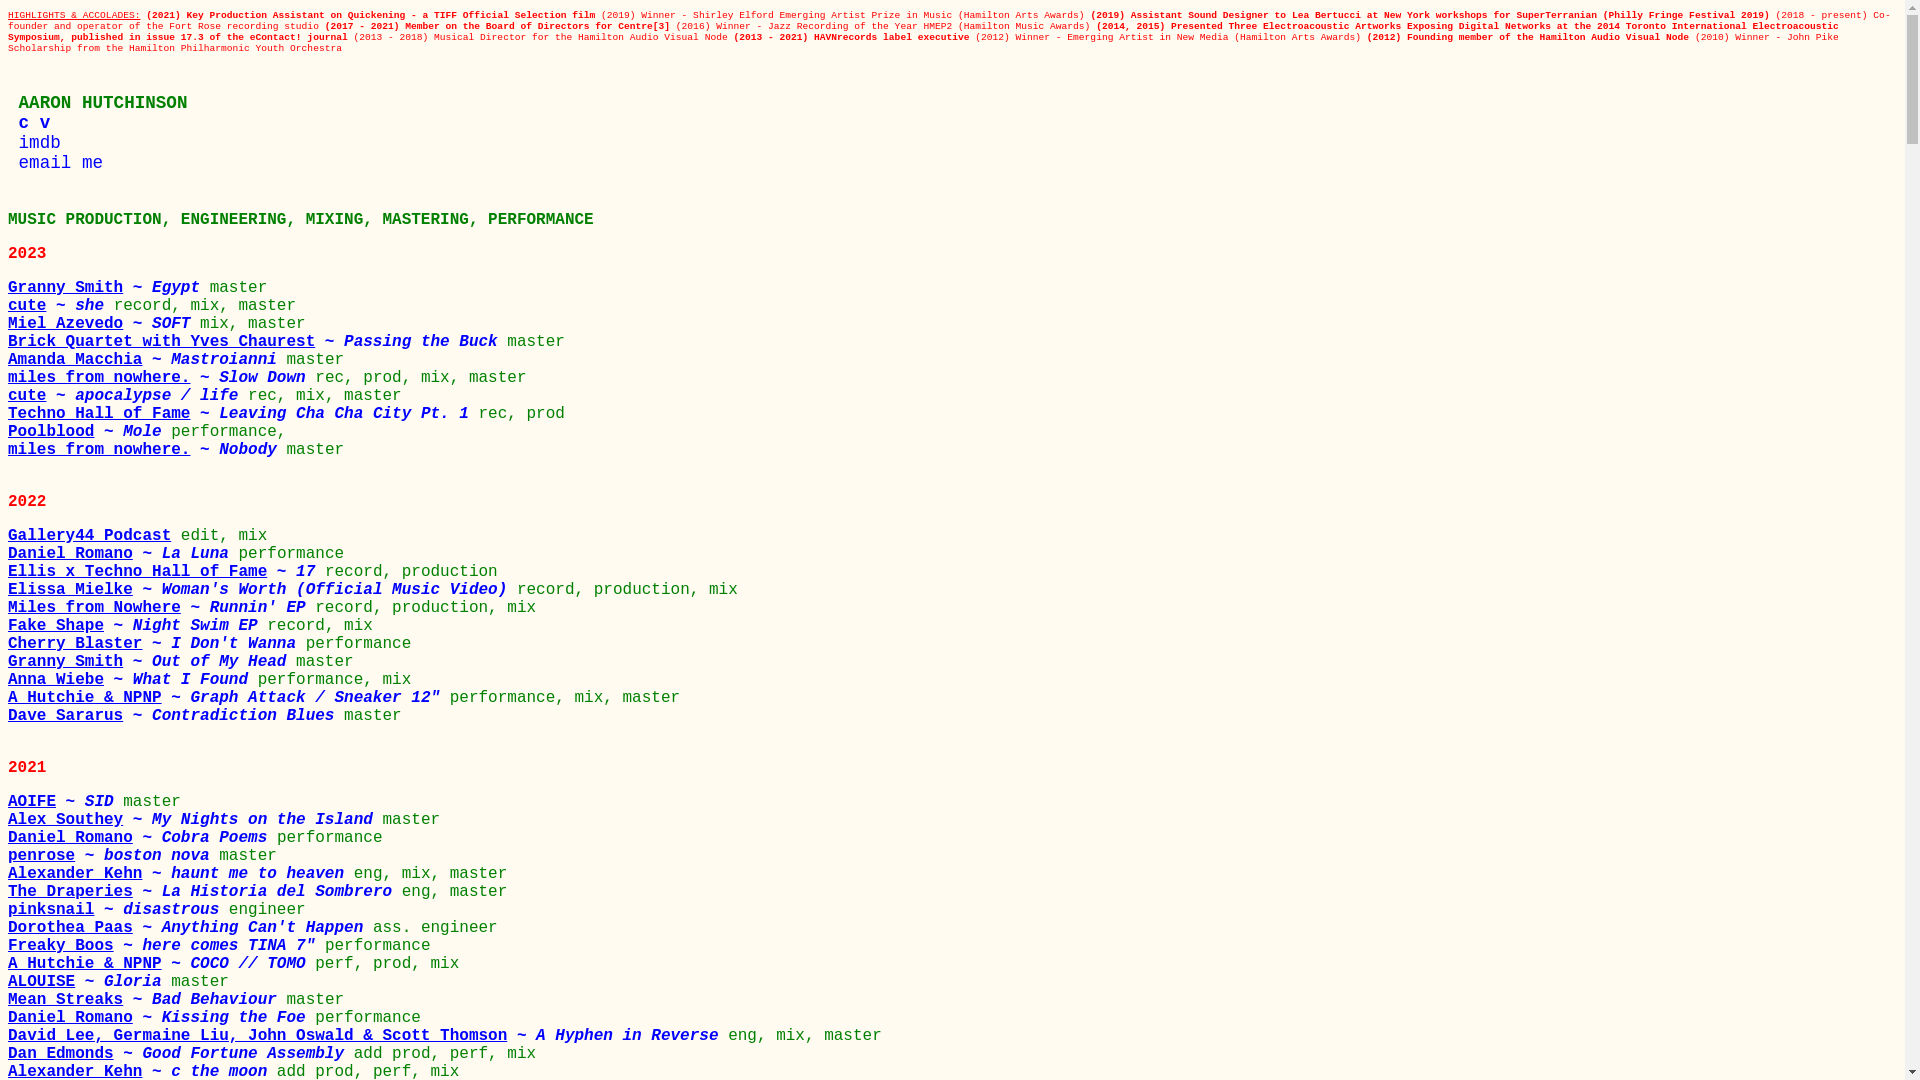  I want to click on 'miles from nowhere. ~ Nobody', so click(146, 450).